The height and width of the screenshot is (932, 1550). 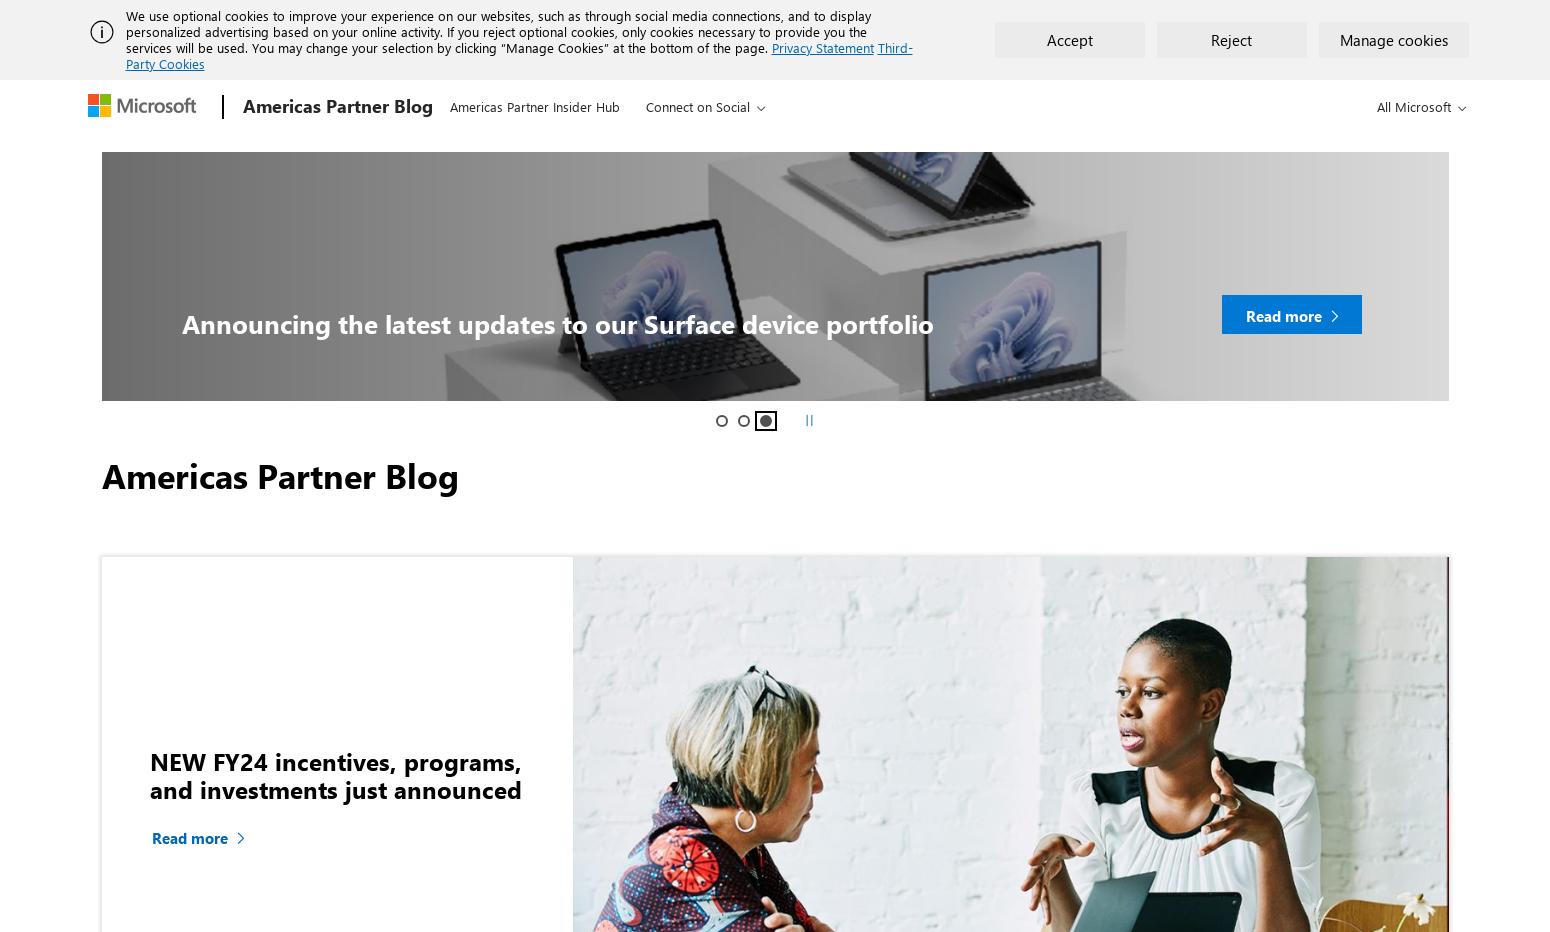 What do you see at coordinates (587, 141) in the screenshot?
I see `'The new MSP Partner Community is being created so we can learn from, and share the latest news and advancements with, our Managed Service Provider partners. To kick off our new community, we’ll be hosting an inaugural Microsoft MSP Summit on November 2, 2023.'` at bounding box center [587, 141].